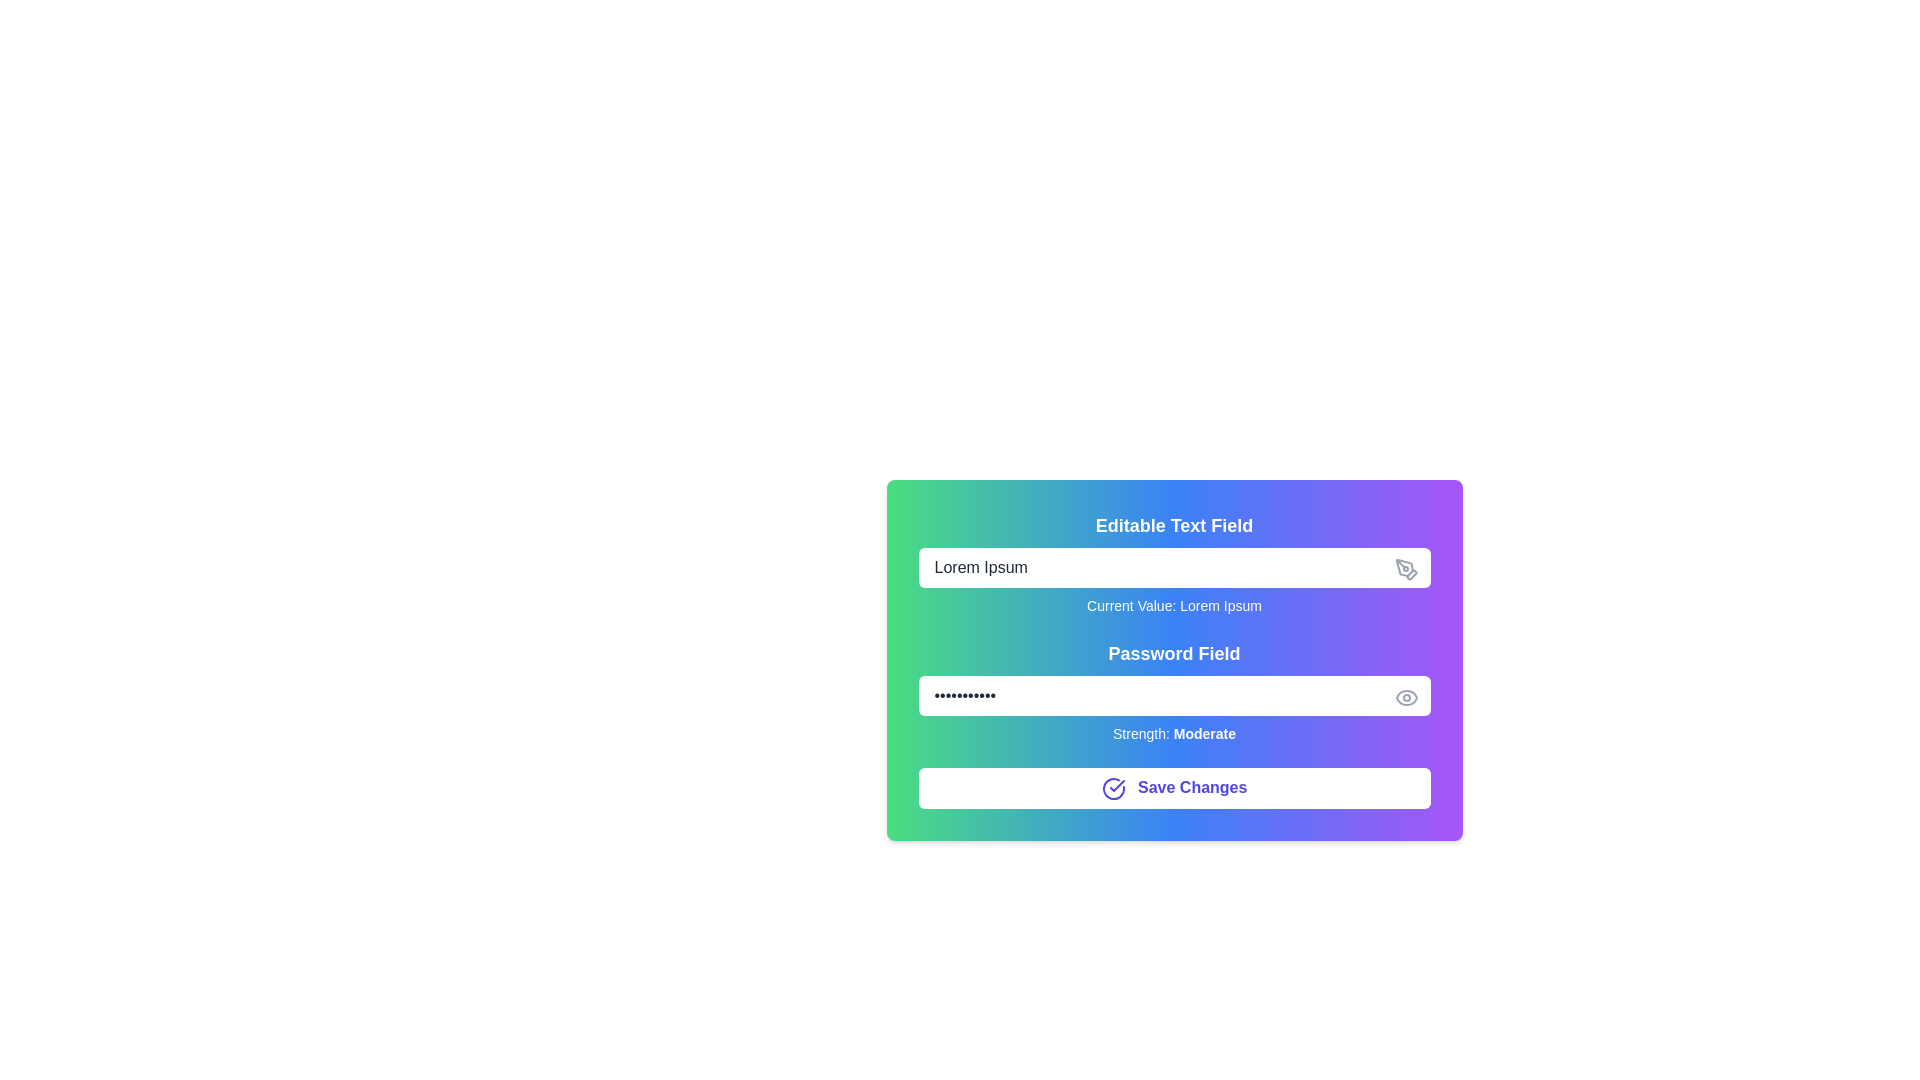 The image size is (1920, 1080). Describe the element at coordinates (1174, 733) in the screenshot. I see `the text label that indicates the strength of the entered password, located below the password input field and above the 'Save Changes' button` at that location.